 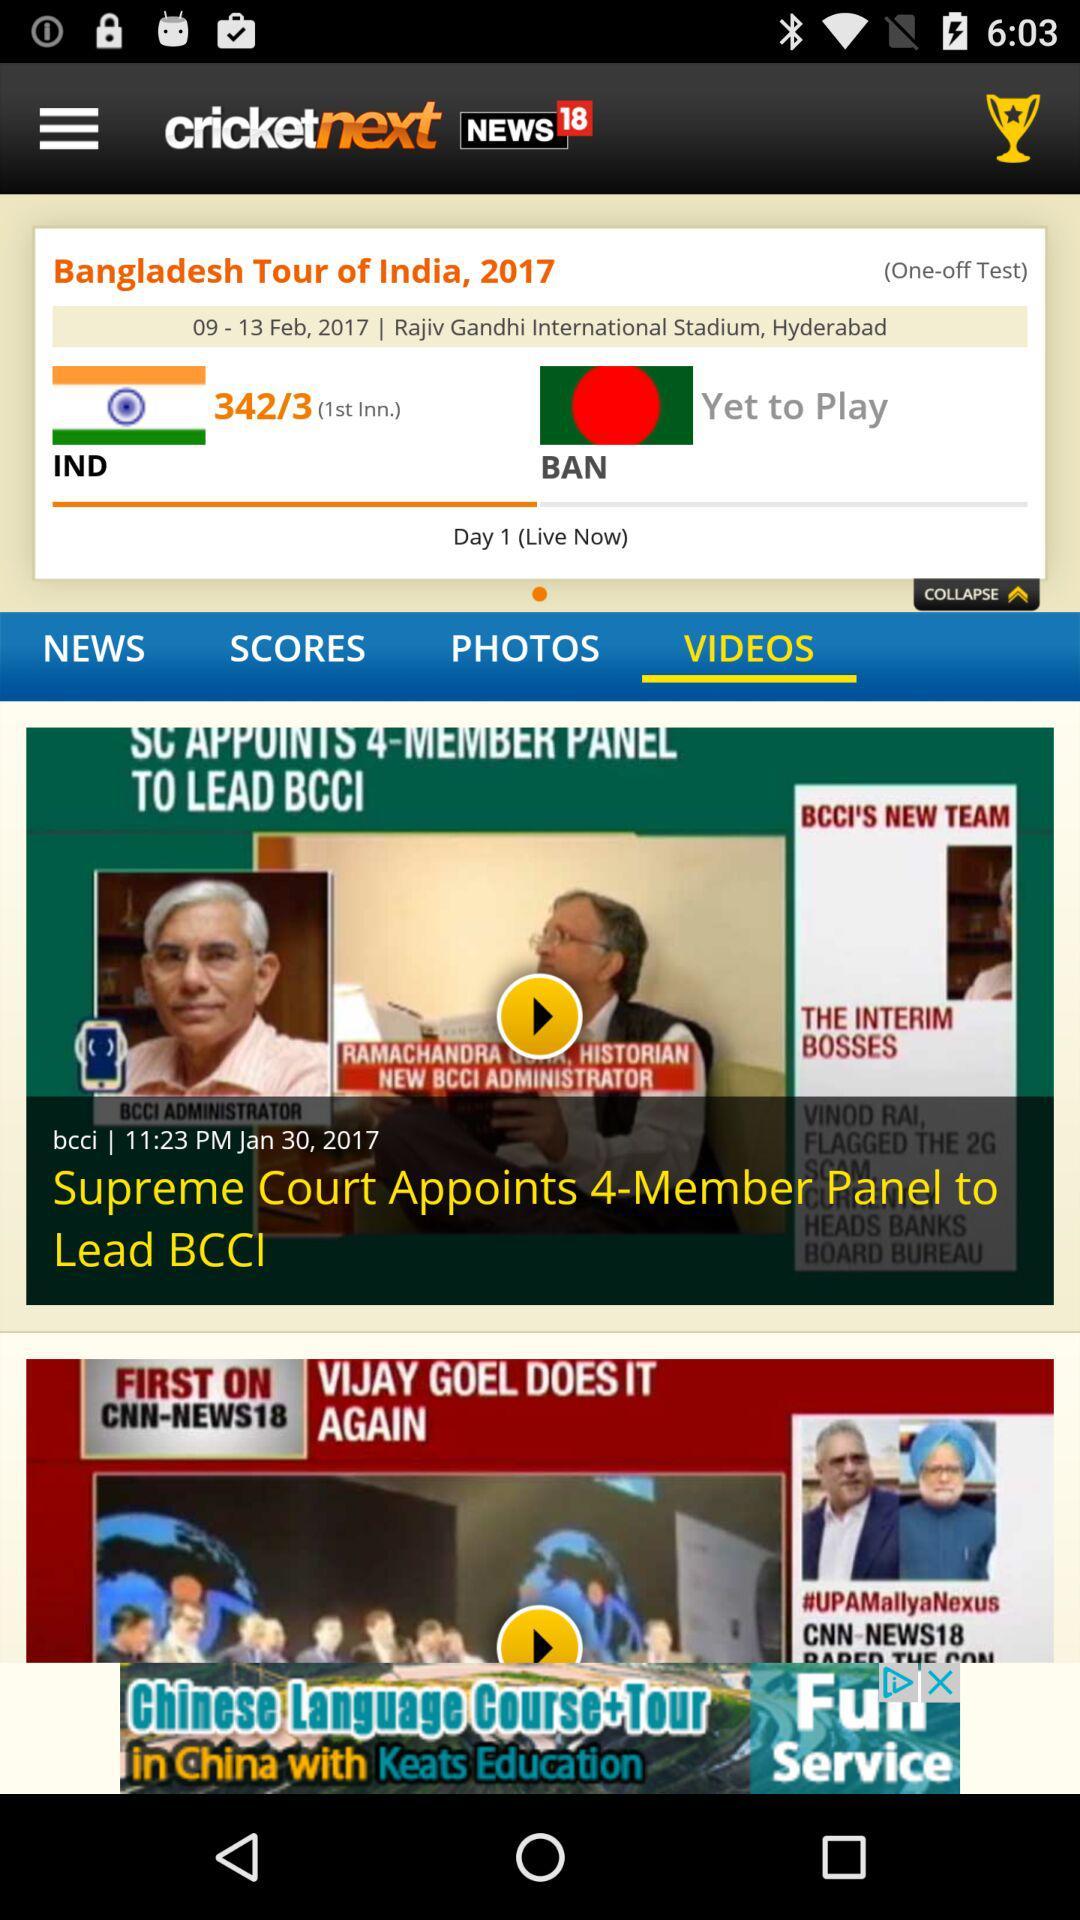 What do you see at coordinates (68, 127) in the screenshot?
I see `open menu` at bounding box center [68, 127].